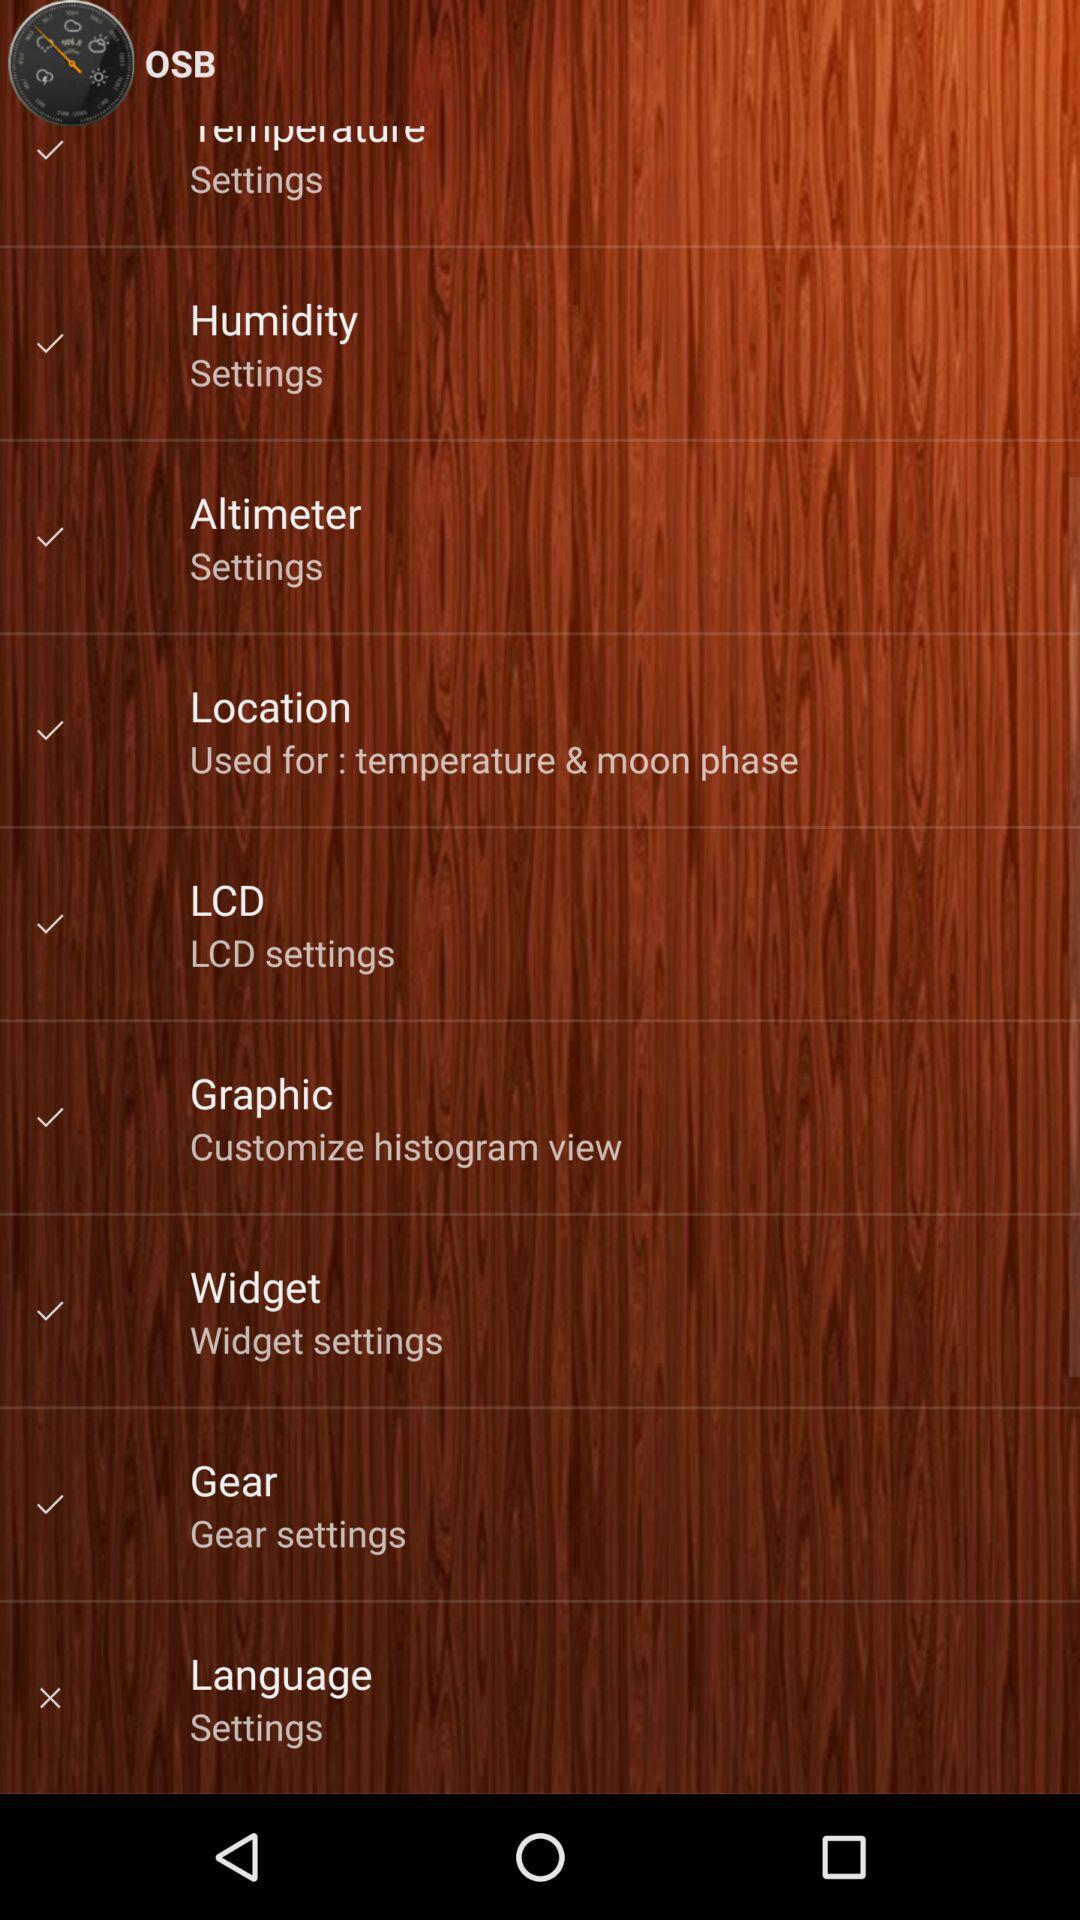 Image resolution: width=1080 pixels, height=1920 pixels. What do you see at coordinates (281, 1673) in the screenshot?
I see `language` at bounding box center [281, 1673].